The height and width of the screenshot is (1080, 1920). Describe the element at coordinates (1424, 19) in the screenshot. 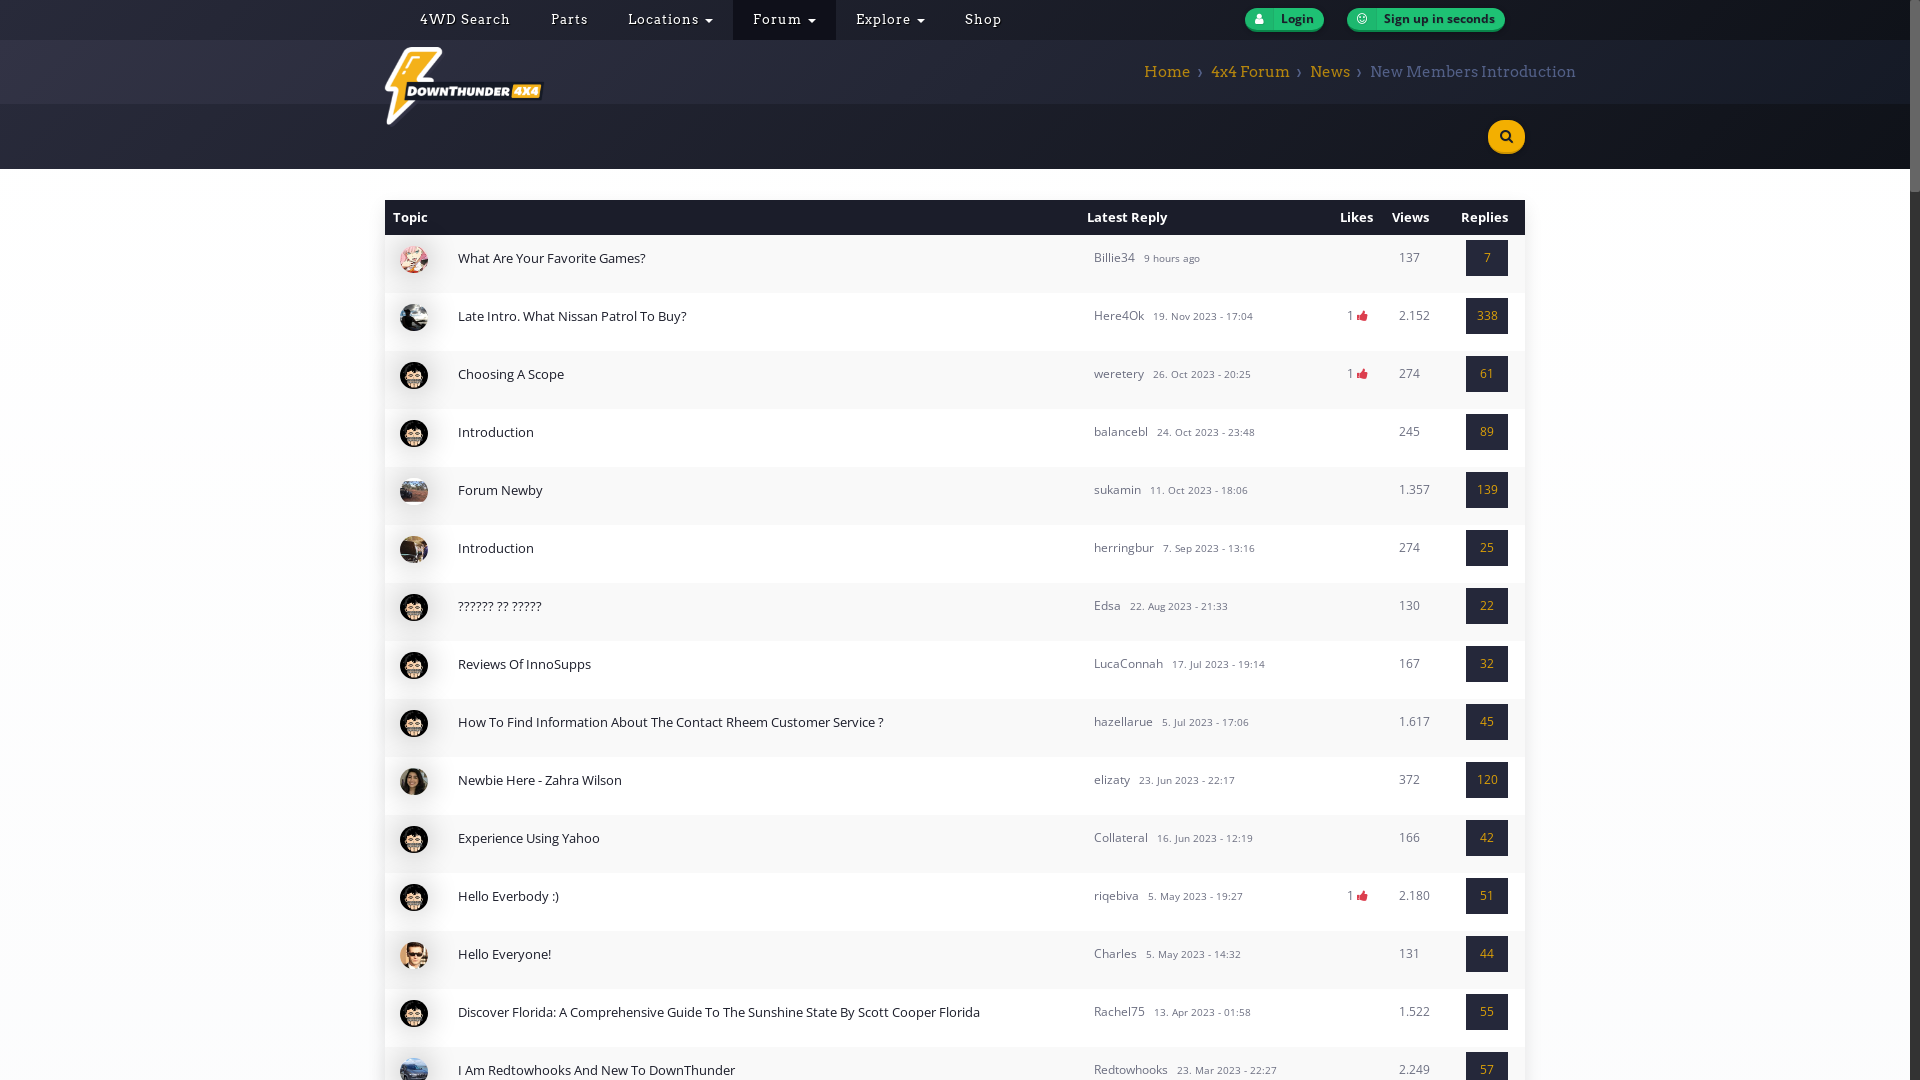

I see `'Sign up in seconds'` at that location.